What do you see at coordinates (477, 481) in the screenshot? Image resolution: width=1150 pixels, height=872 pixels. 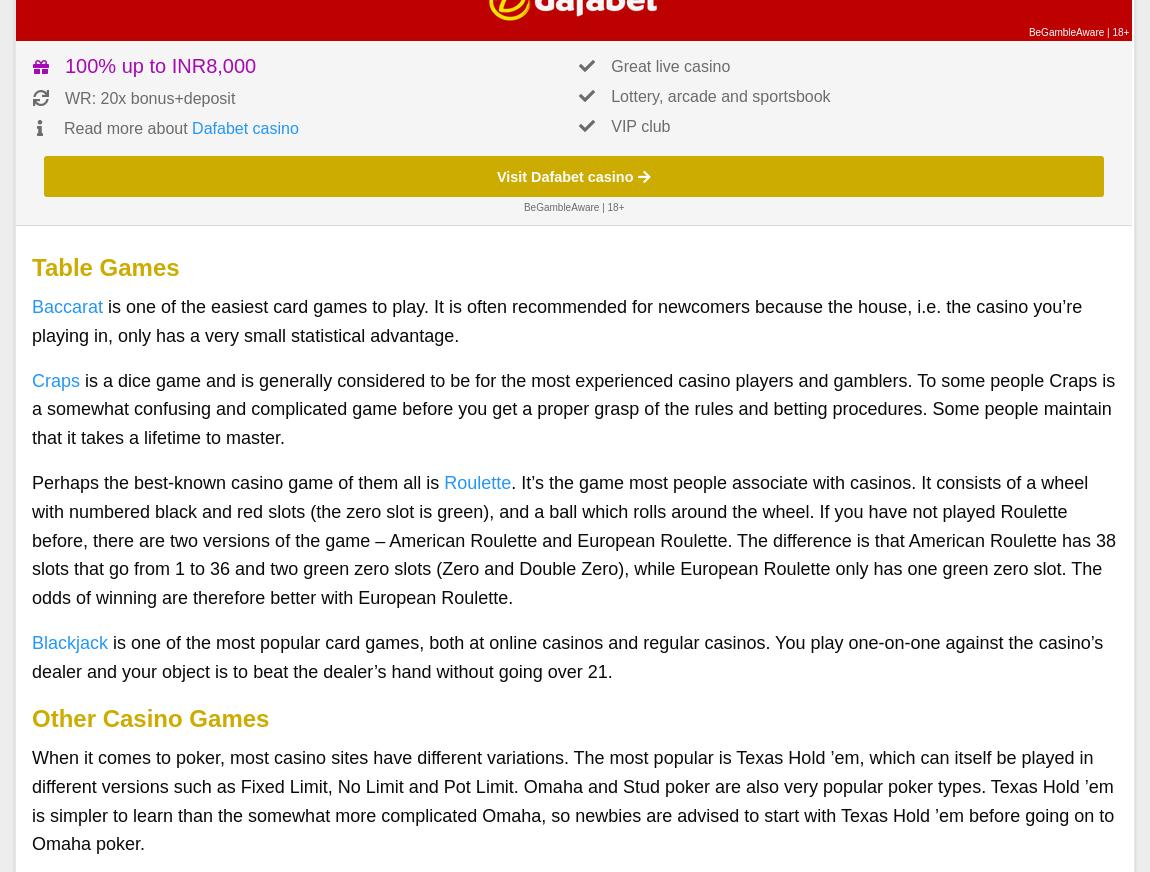 I see `'Roulette'` at bounding box center [477, 481].